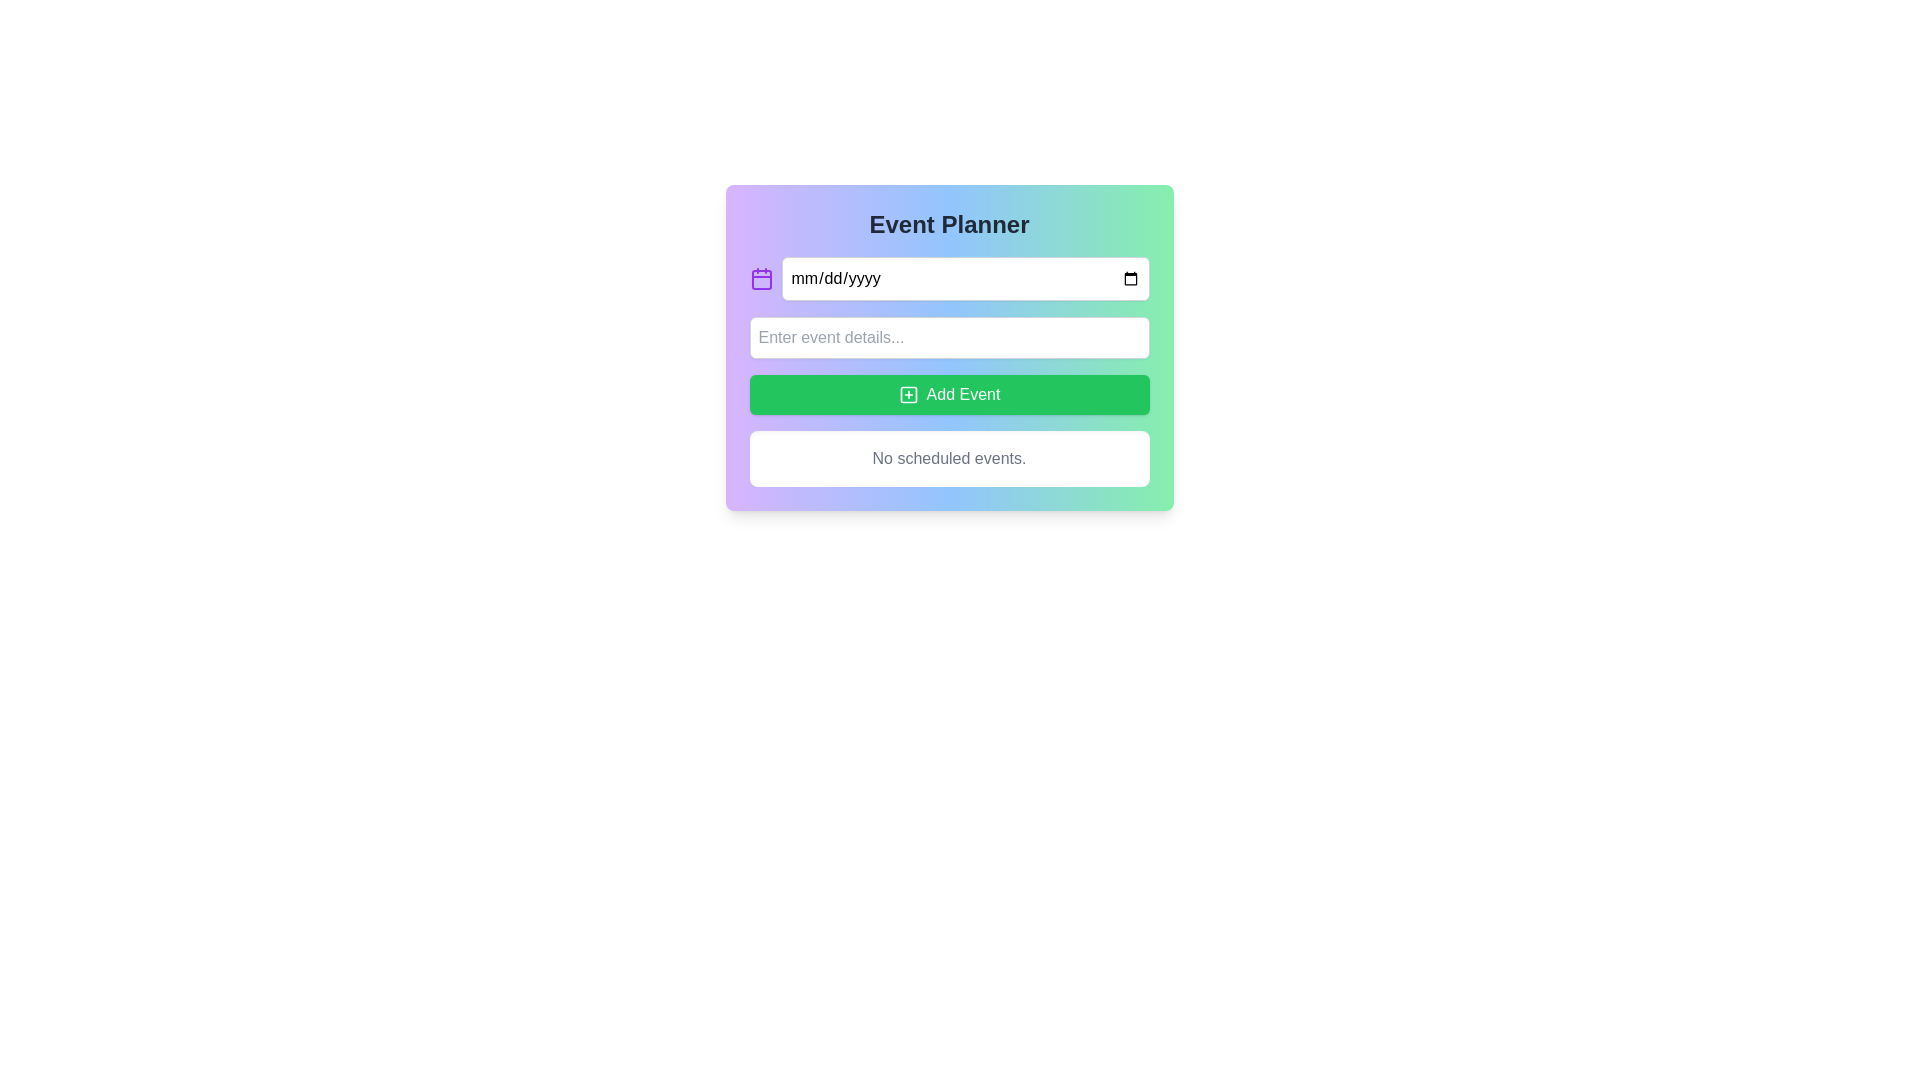 The height and width of the screenshot is (1080, 1920). Describe the element at coordinates (948, 394) in the screenshot. I see `the 'Add Event' button, which is a rectangular button with a green background and white text, located below the 'Enter event details...' input field and above the 'No scheduled events.' label` at that location.